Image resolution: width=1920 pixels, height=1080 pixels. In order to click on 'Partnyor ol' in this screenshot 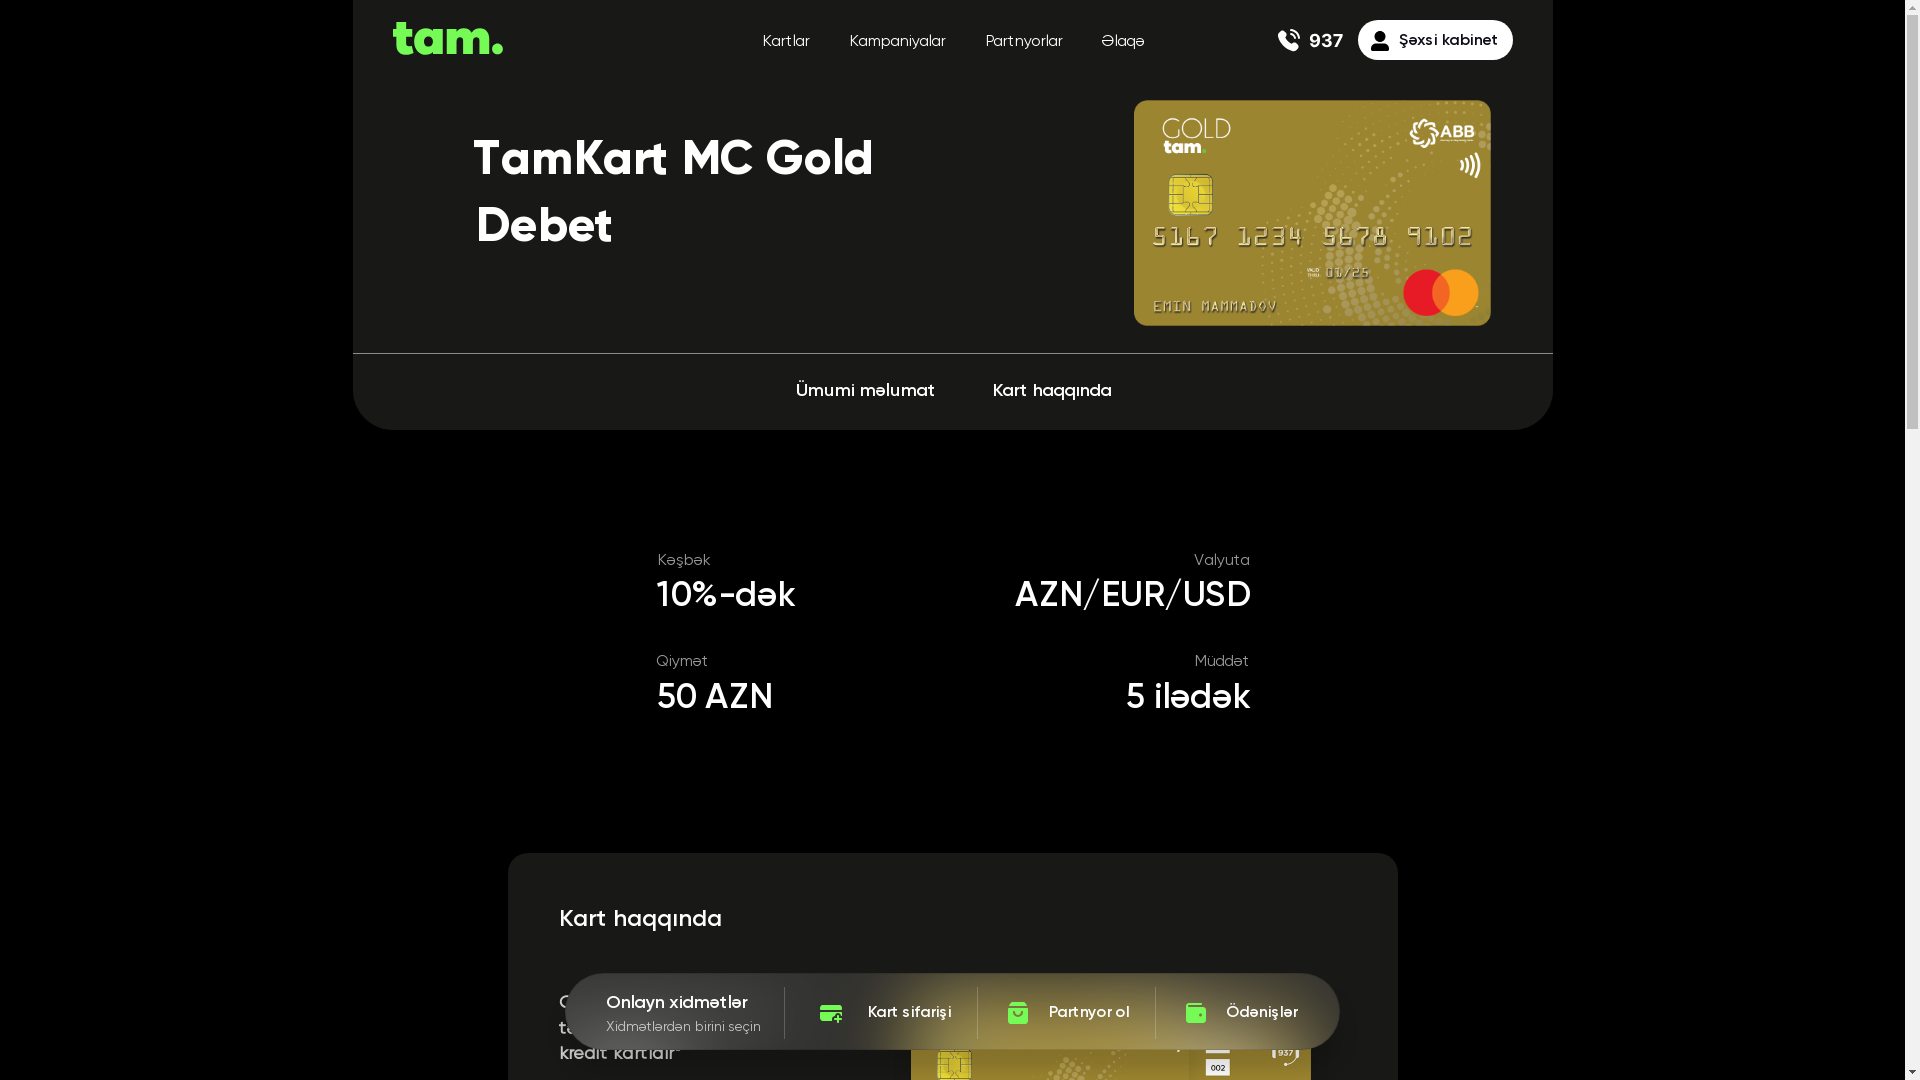, I will do `click(1064, 1013)`.